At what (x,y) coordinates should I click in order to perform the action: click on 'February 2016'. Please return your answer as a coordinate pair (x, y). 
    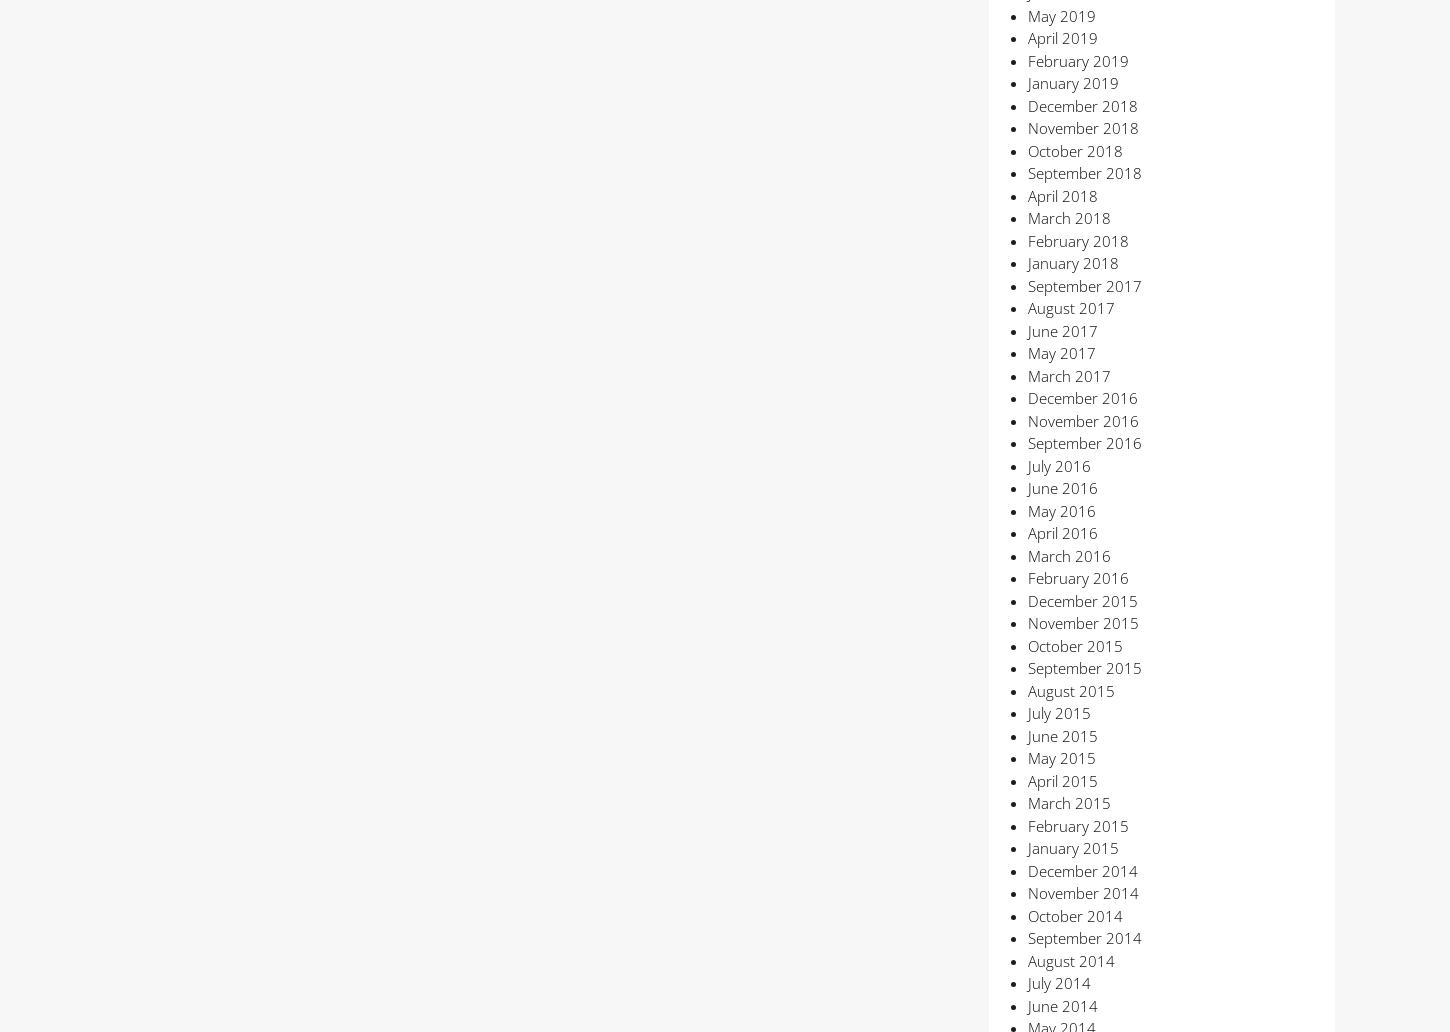
    Looking at the image, I should click on (1077, 578).